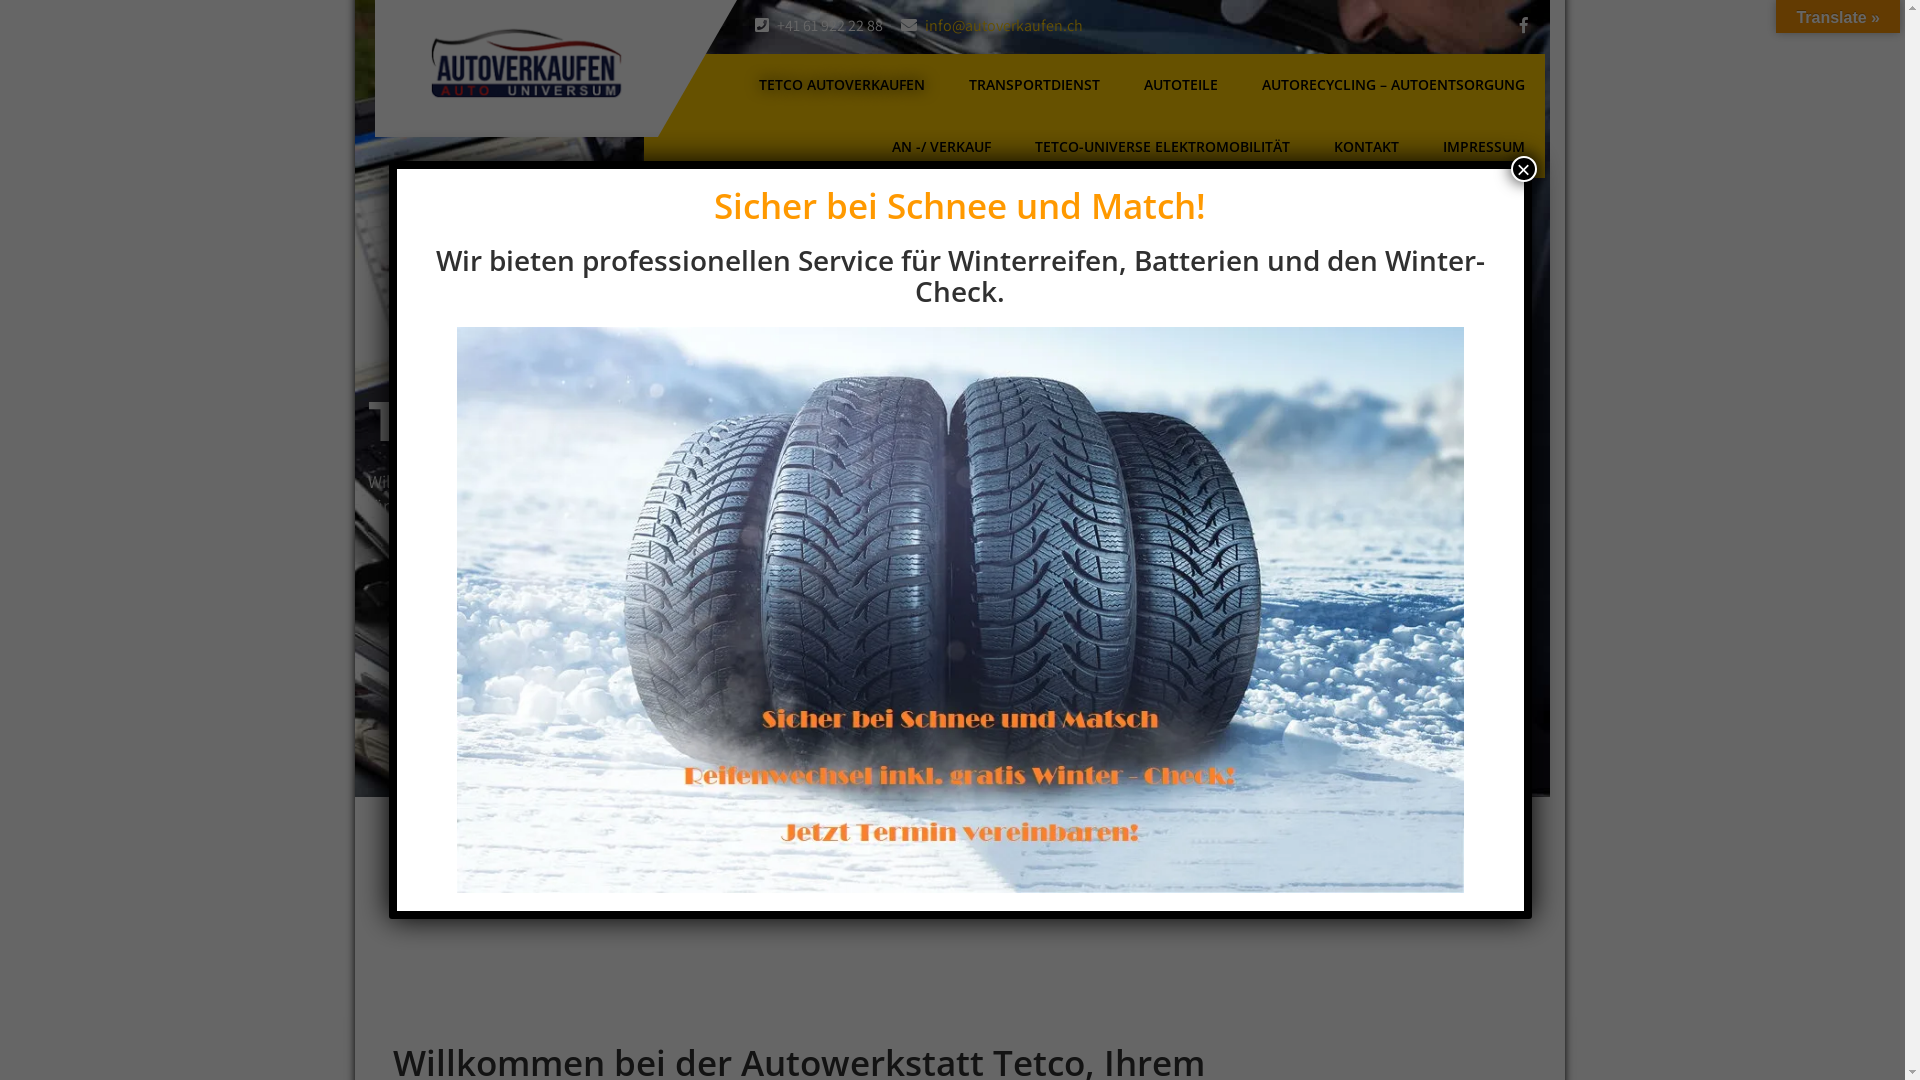 Image resolution: width=1920 pixels, height=1080 pixels. Describe the element at coordinates (1003, 25) in the screenshot. I see `'info@autoverkaufen.ch'` at that location.